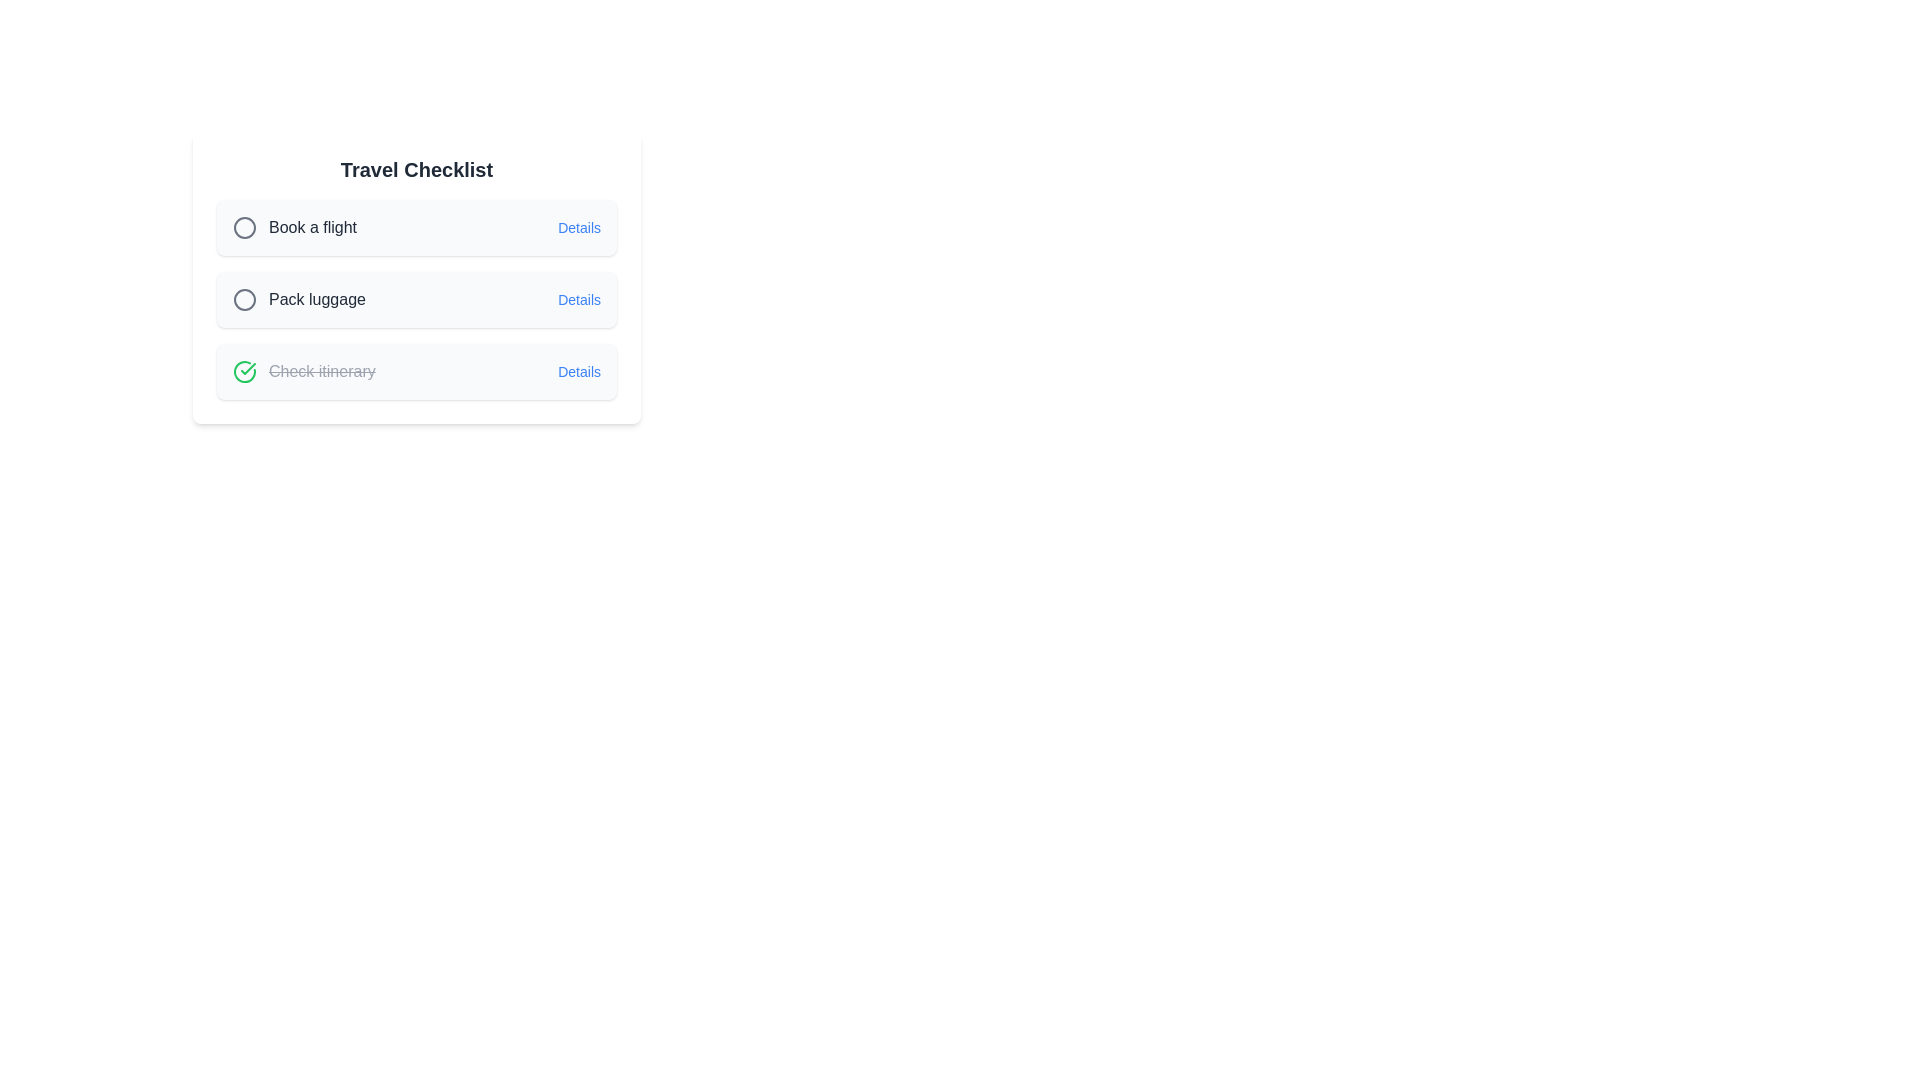  What do you see at coordinates (243, 300) in the screenshot?
I see `the circular gray icon located to the left of the text 'Pack luggage' in the second row of the checklist` at bounding box center [243, 300].